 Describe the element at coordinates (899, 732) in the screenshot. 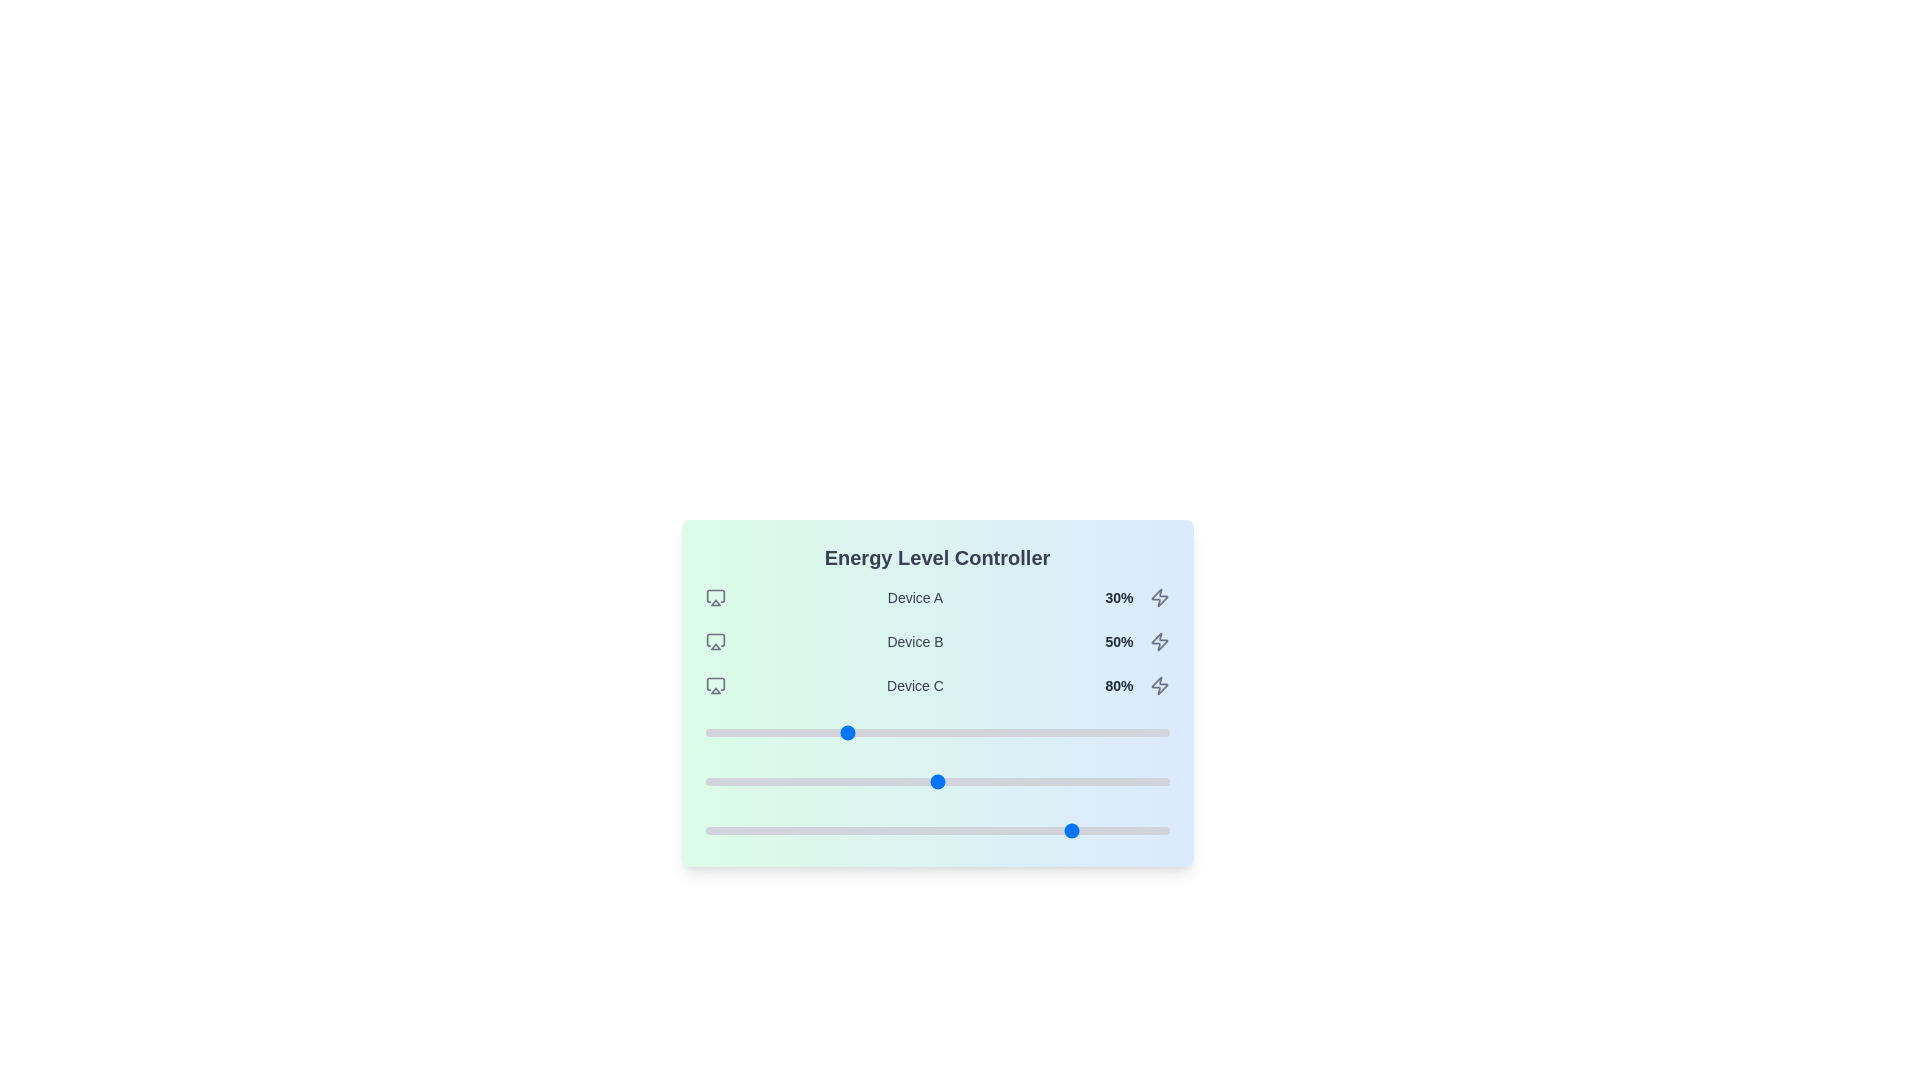

I see `the slider for Device A to set its energy level to 42%` at that location.